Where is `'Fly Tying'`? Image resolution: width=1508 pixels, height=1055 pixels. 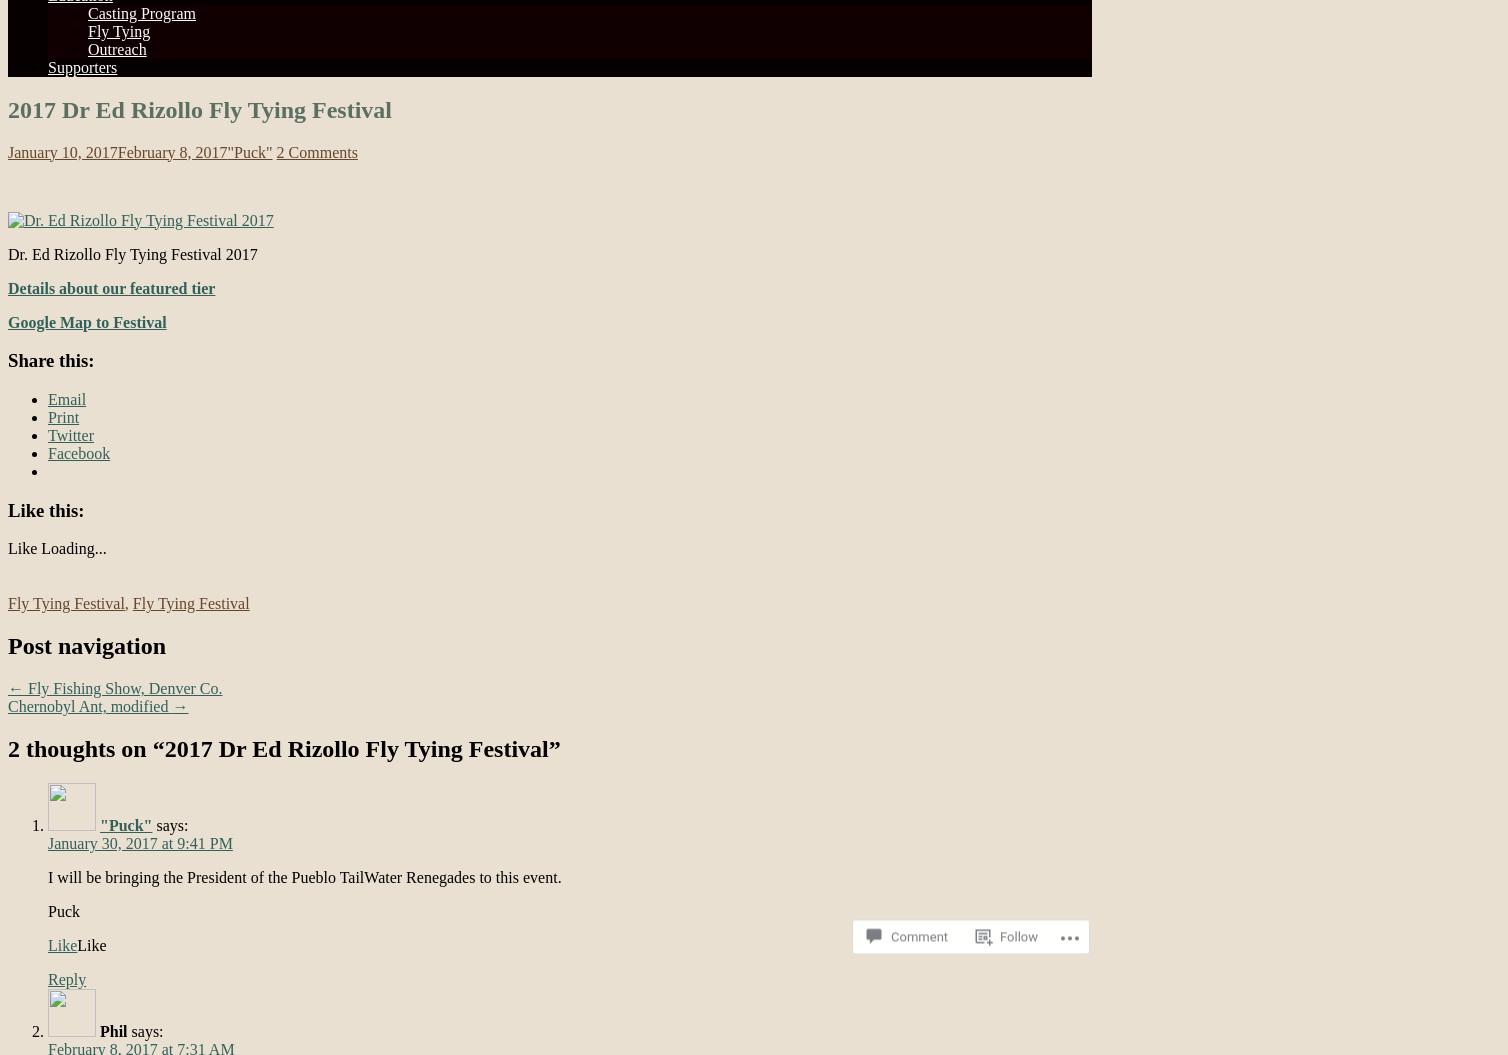 'Fly Tying' is located at coordinates (118, 30).